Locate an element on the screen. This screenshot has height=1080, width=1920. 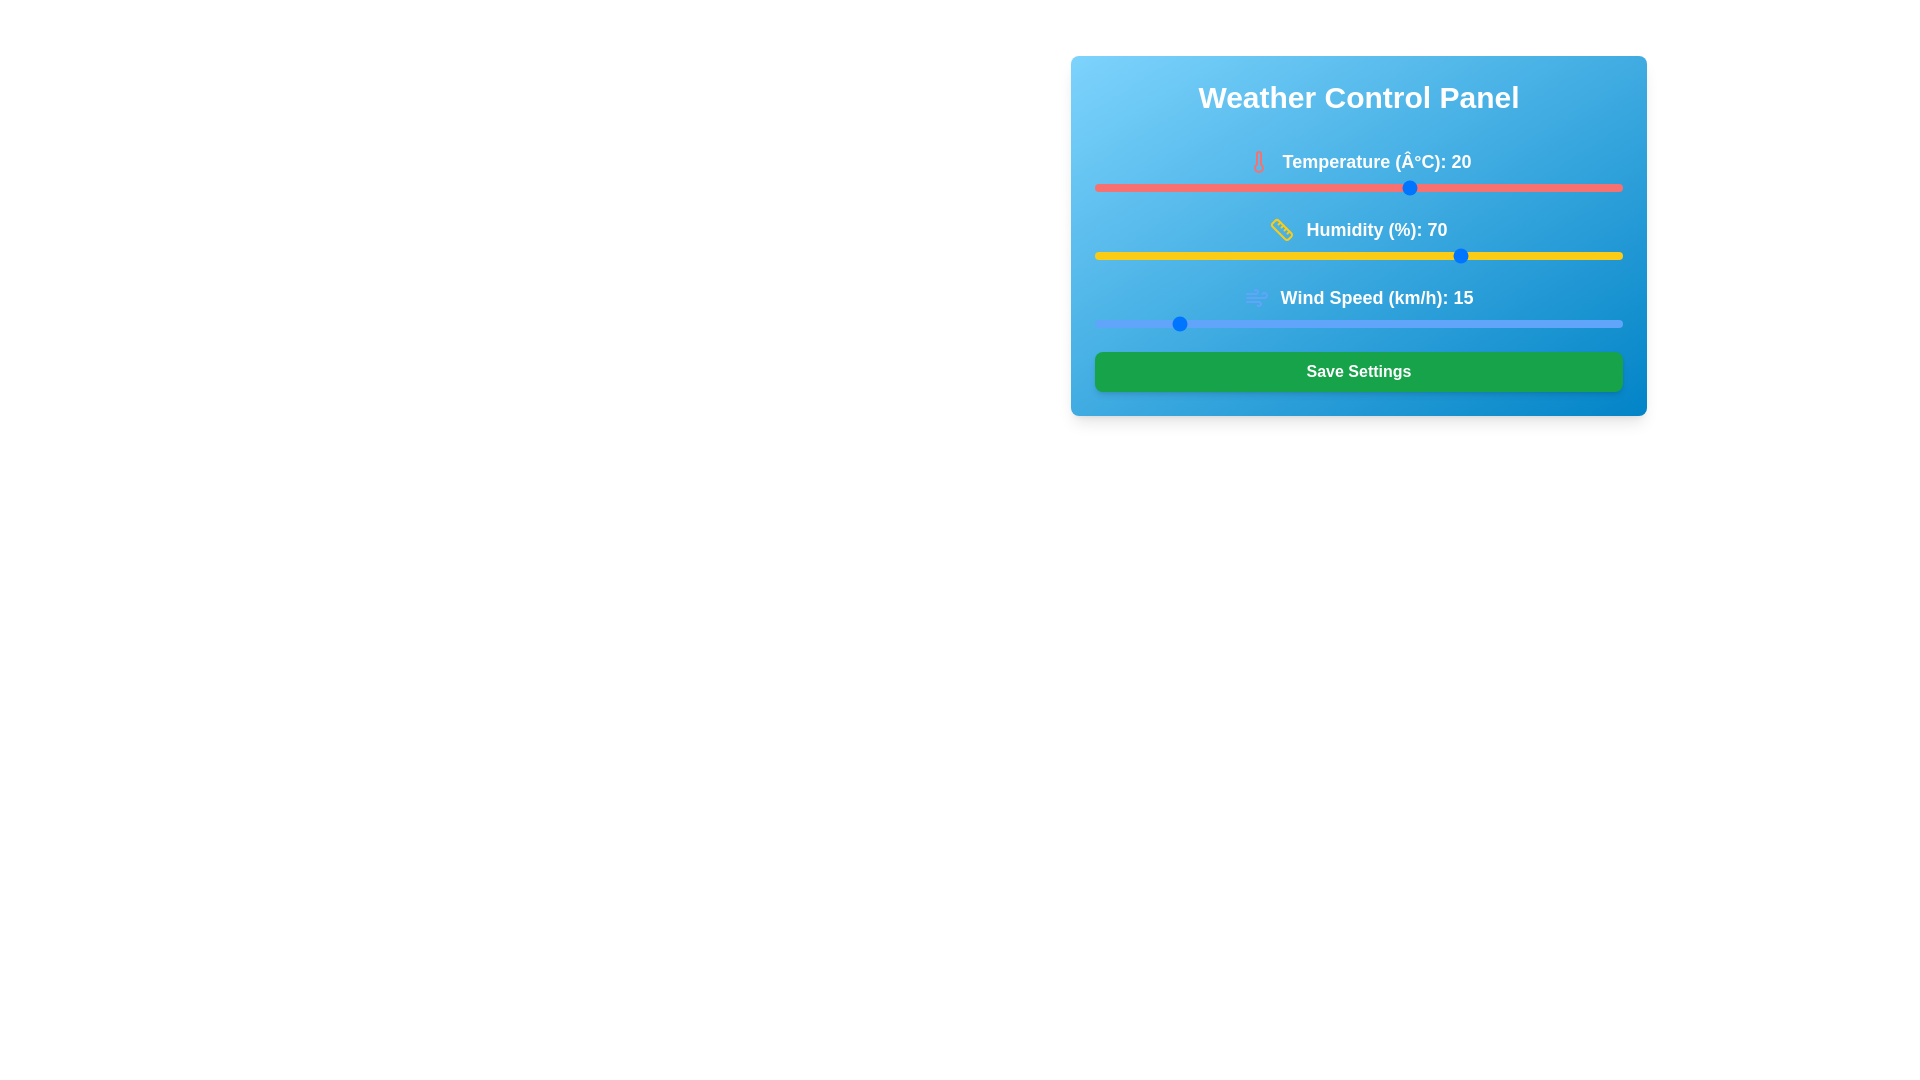
the humidity slider is located at coordinates (1459, 254).